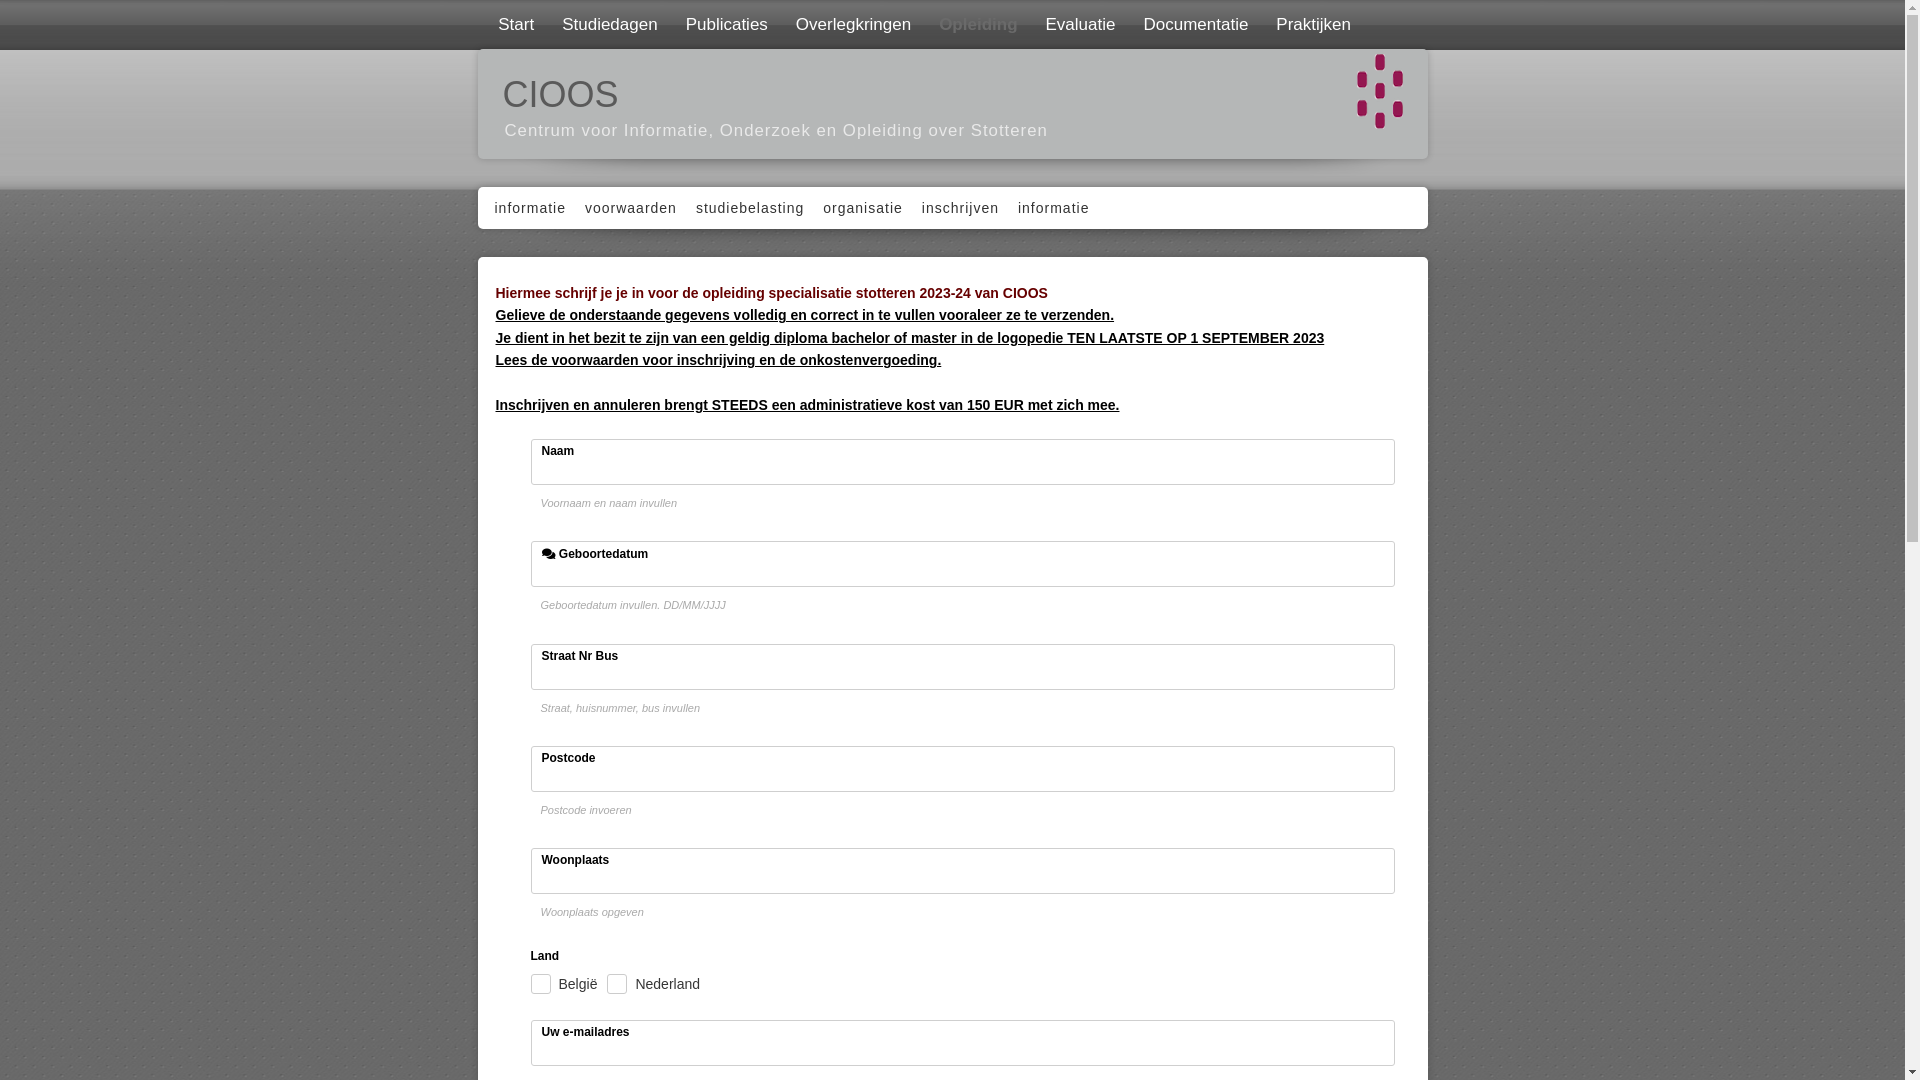  What do you see at coordinates (1050, 208) in the screenshot?
I see `'informatie'` at bounding box center [1050, 208].